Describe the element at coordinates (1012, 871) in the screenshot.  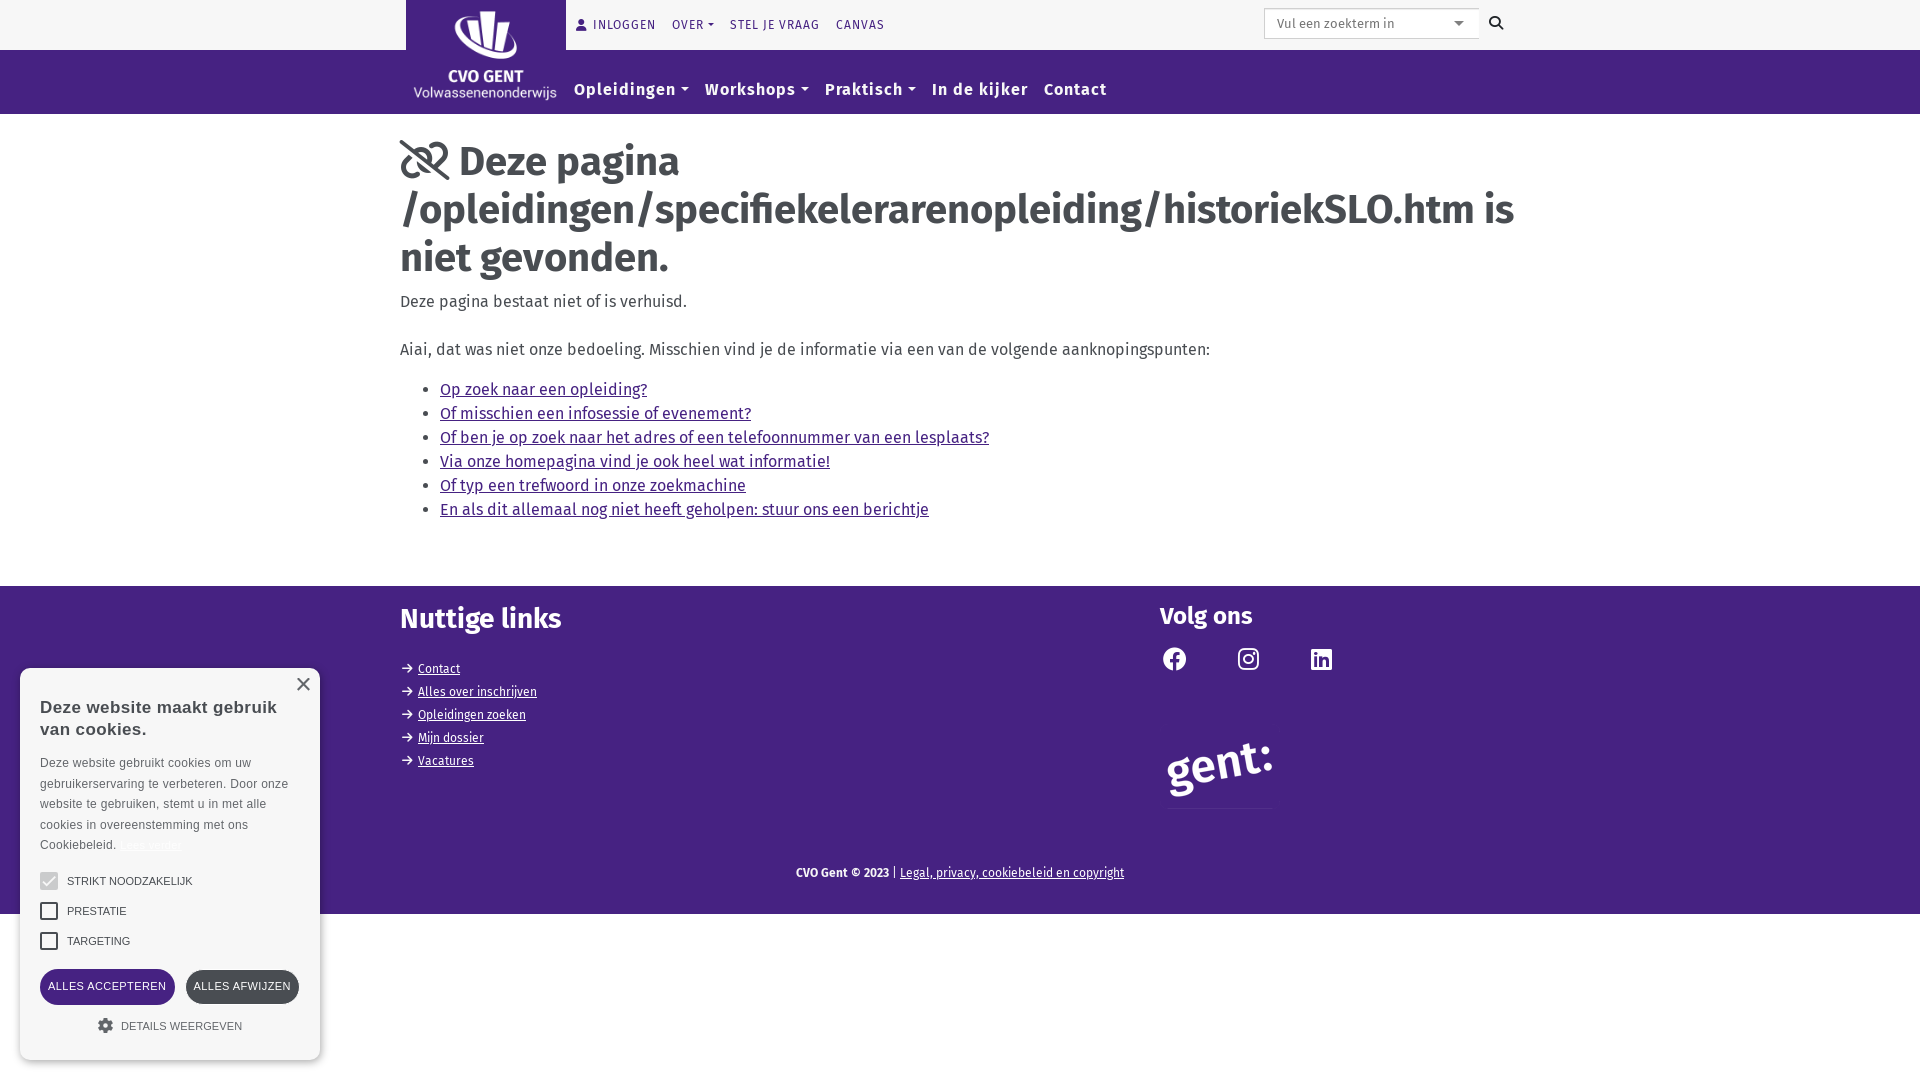
I see `'Legal, privacy, cookiebeleid en copyright'` at that location.